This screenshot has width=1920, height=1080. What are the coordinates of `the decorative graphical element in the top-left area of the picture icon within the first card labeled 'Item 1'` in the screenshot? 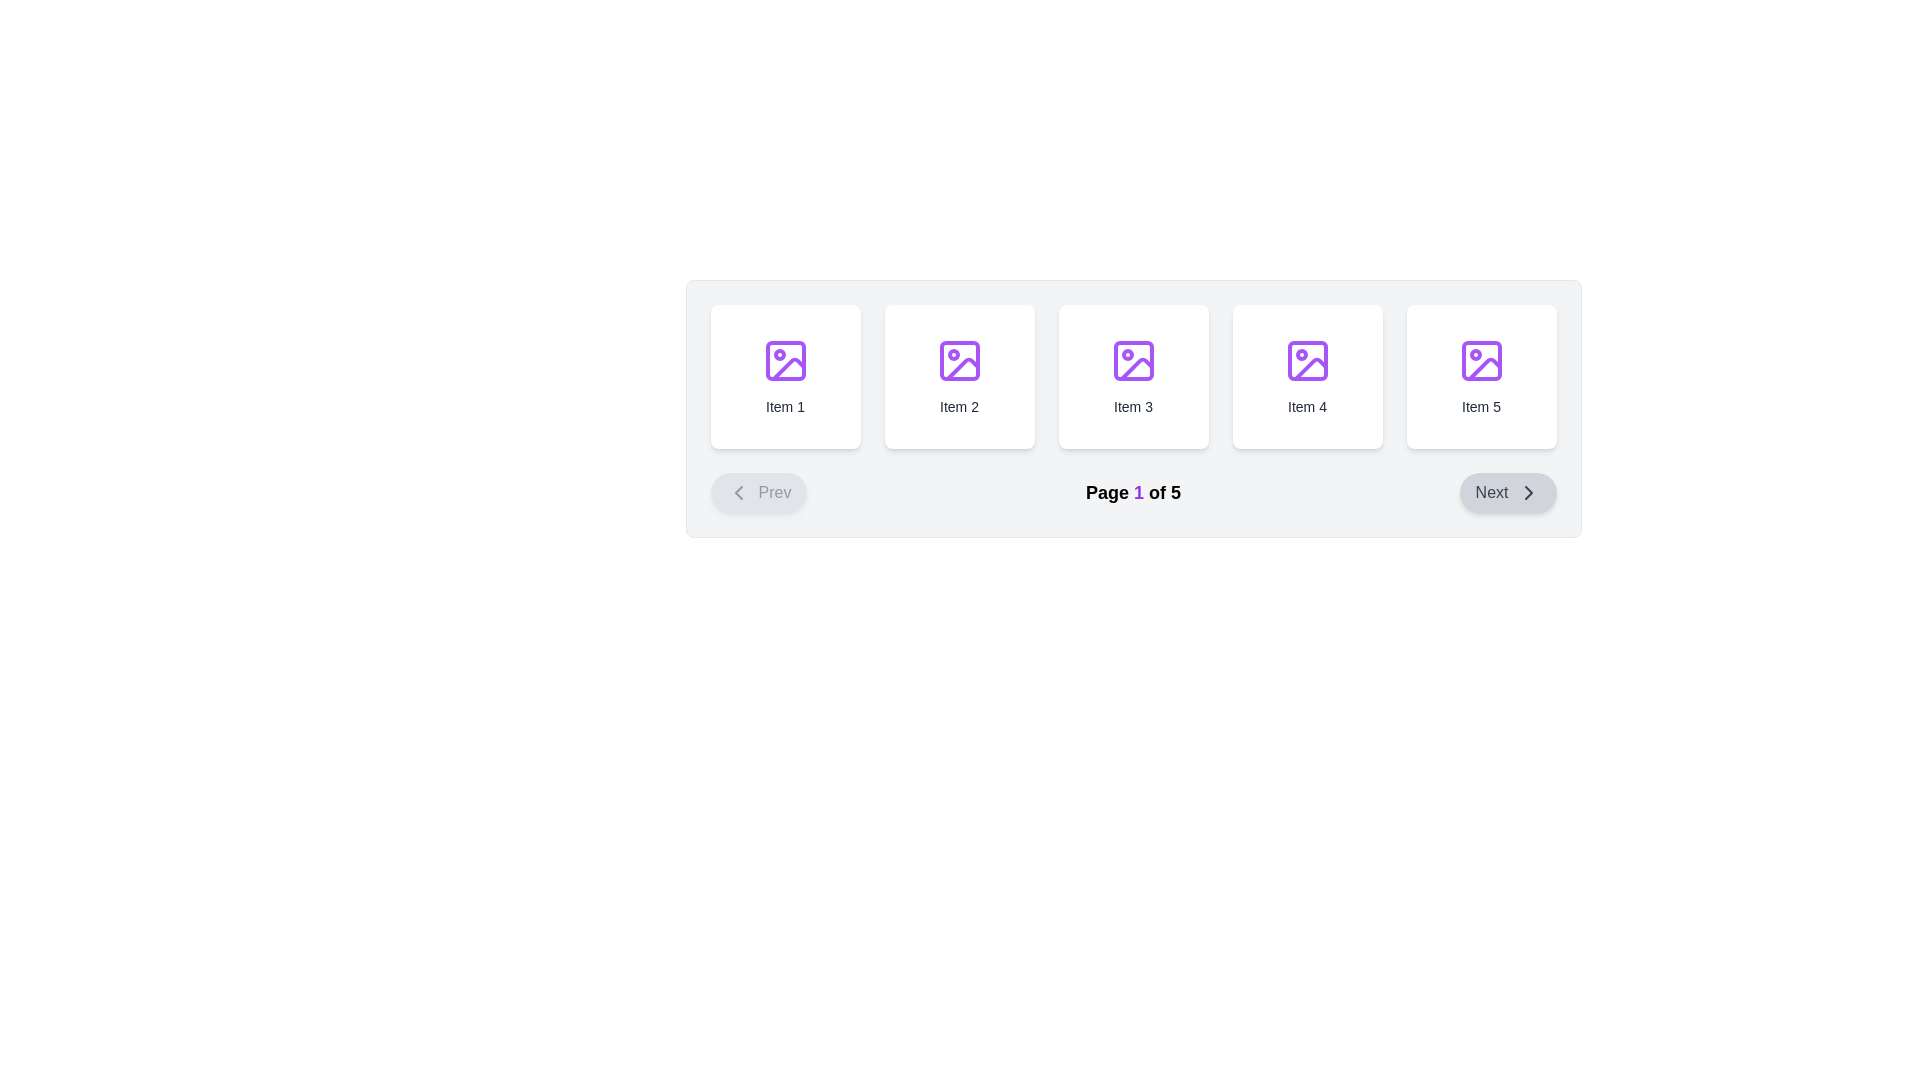 It's located at (784, 361).